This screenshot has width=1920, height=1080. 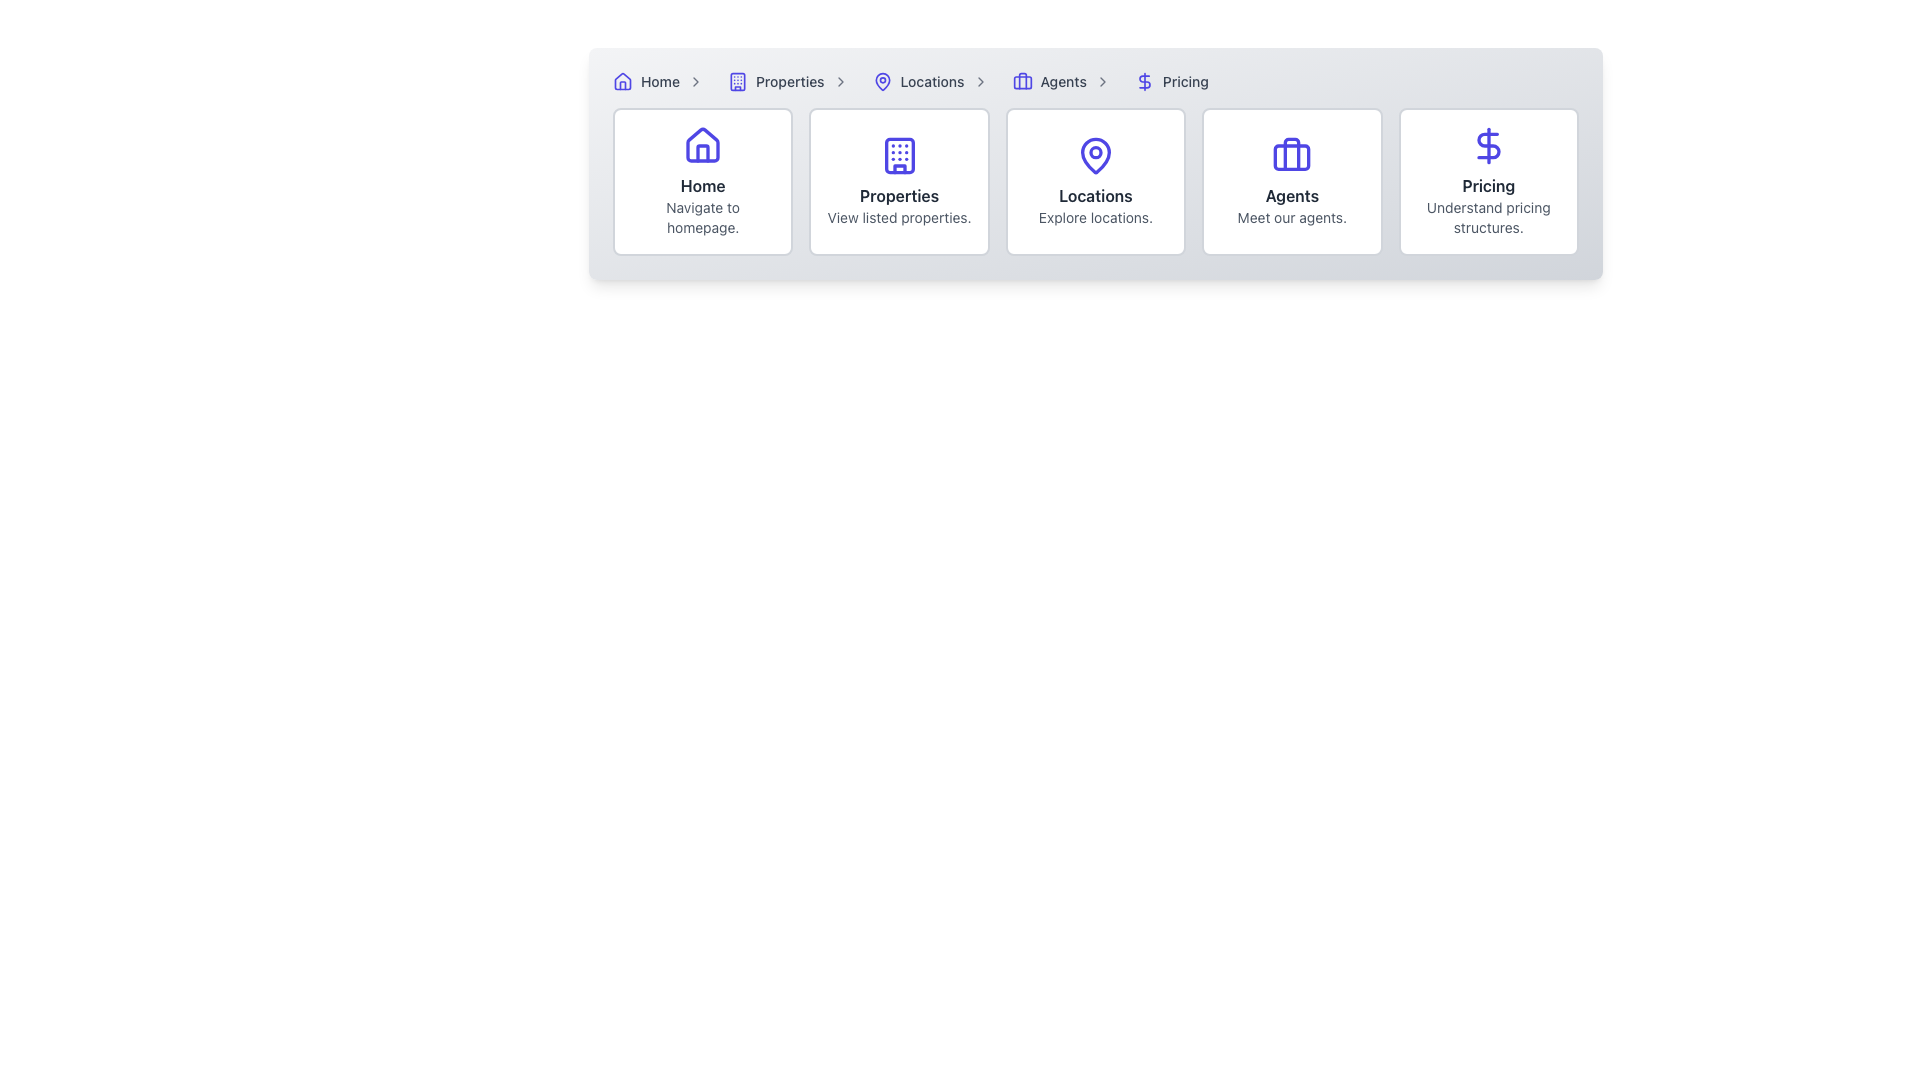 I want to click on the text label displaying 'Explore locations.' which is located directly below the 'Locations' header and is center-aligned within its card, so click(x=1094, y=218).